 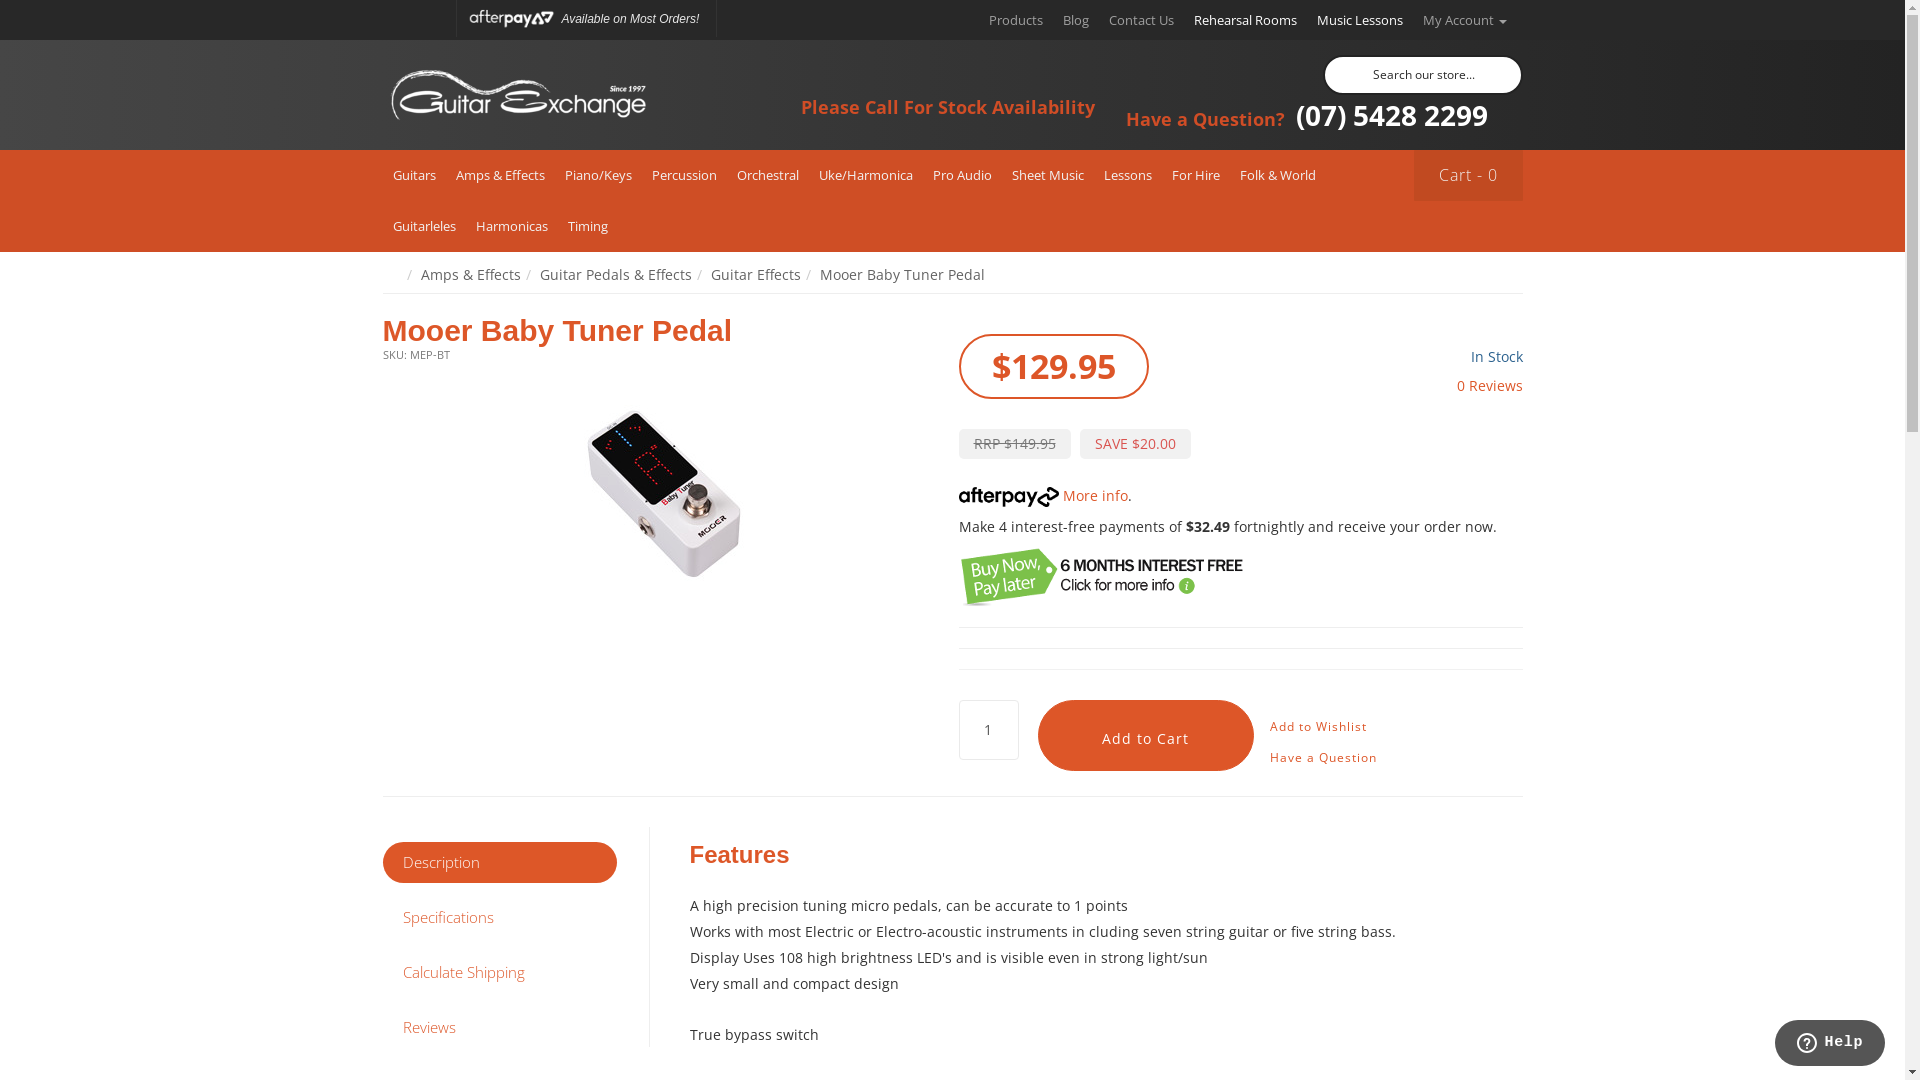 I want to click on 'Harmonicas', so click(x=512, y=225).